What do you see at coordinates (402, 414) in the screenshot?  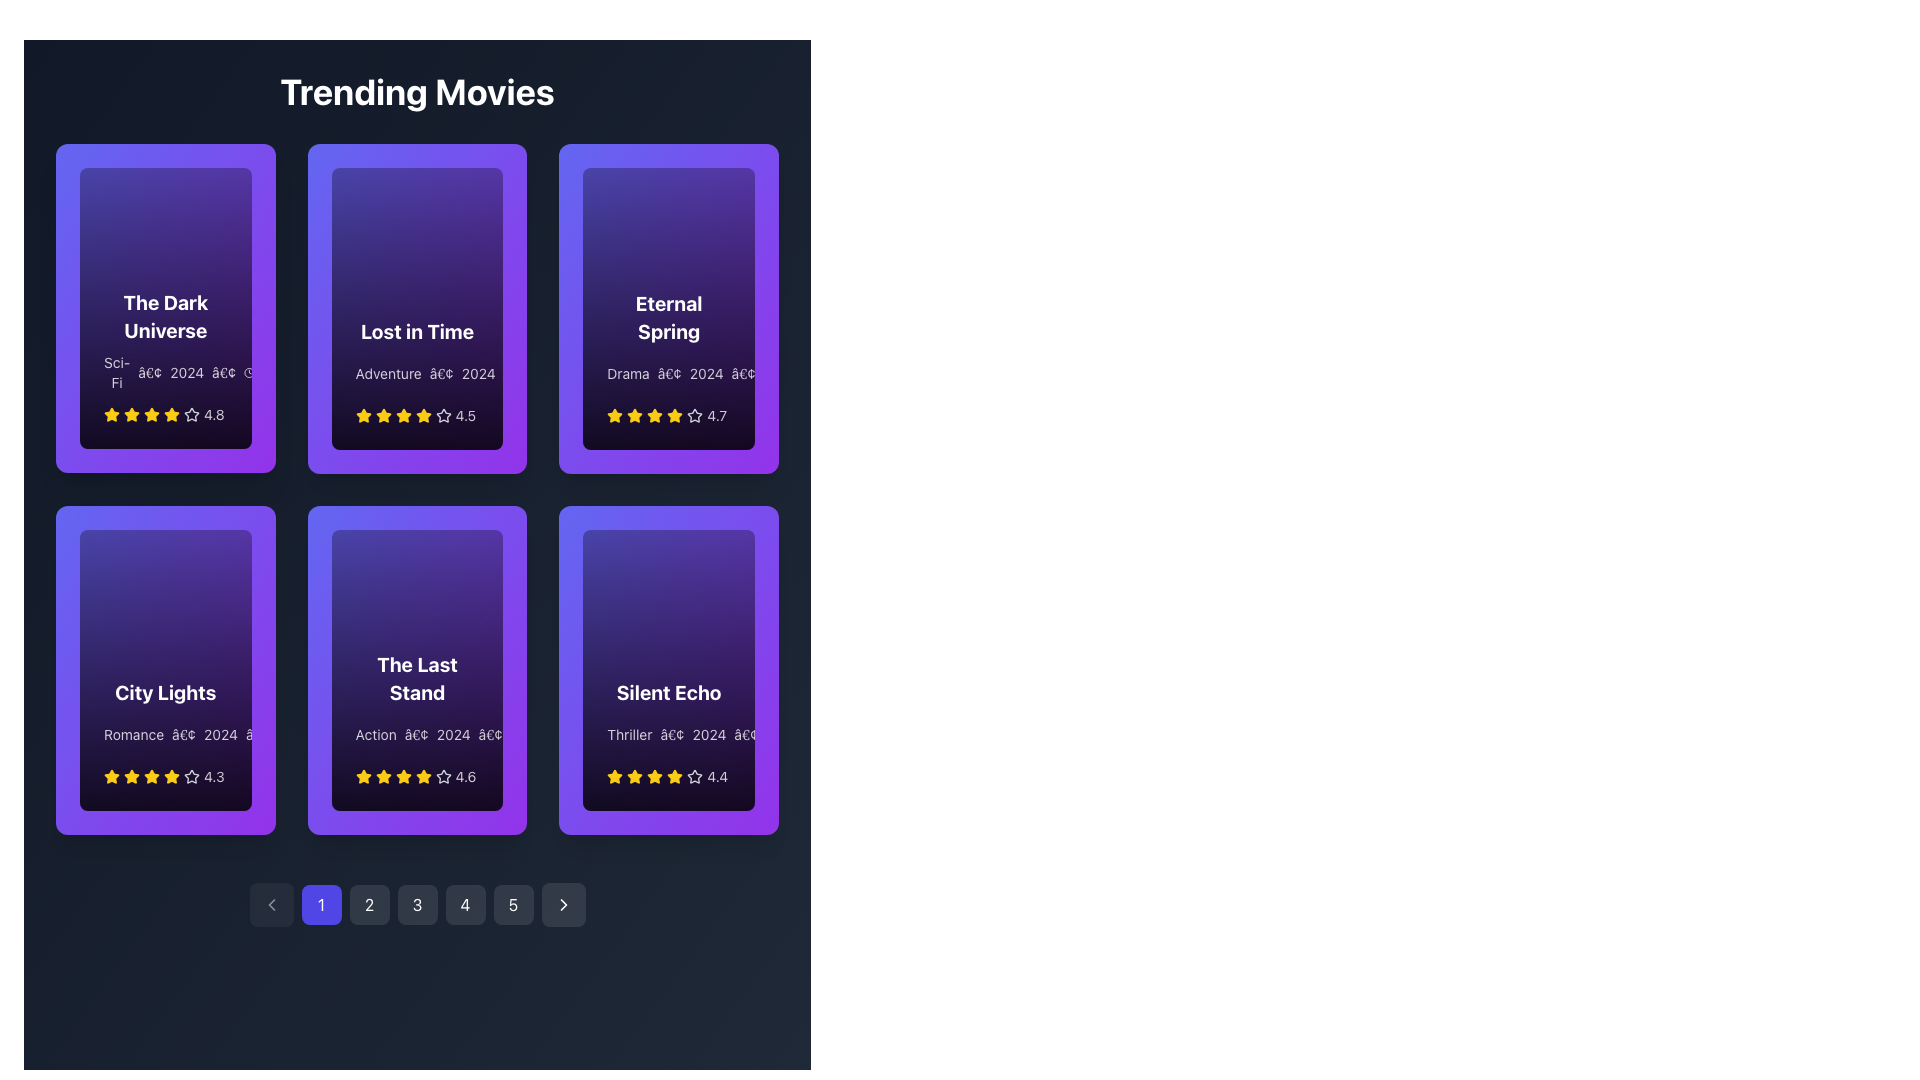 I see `the fourth yellow star icon in the 5-star rating system for the 'Lost in Time' movie card` at bounding box center [402, 414].